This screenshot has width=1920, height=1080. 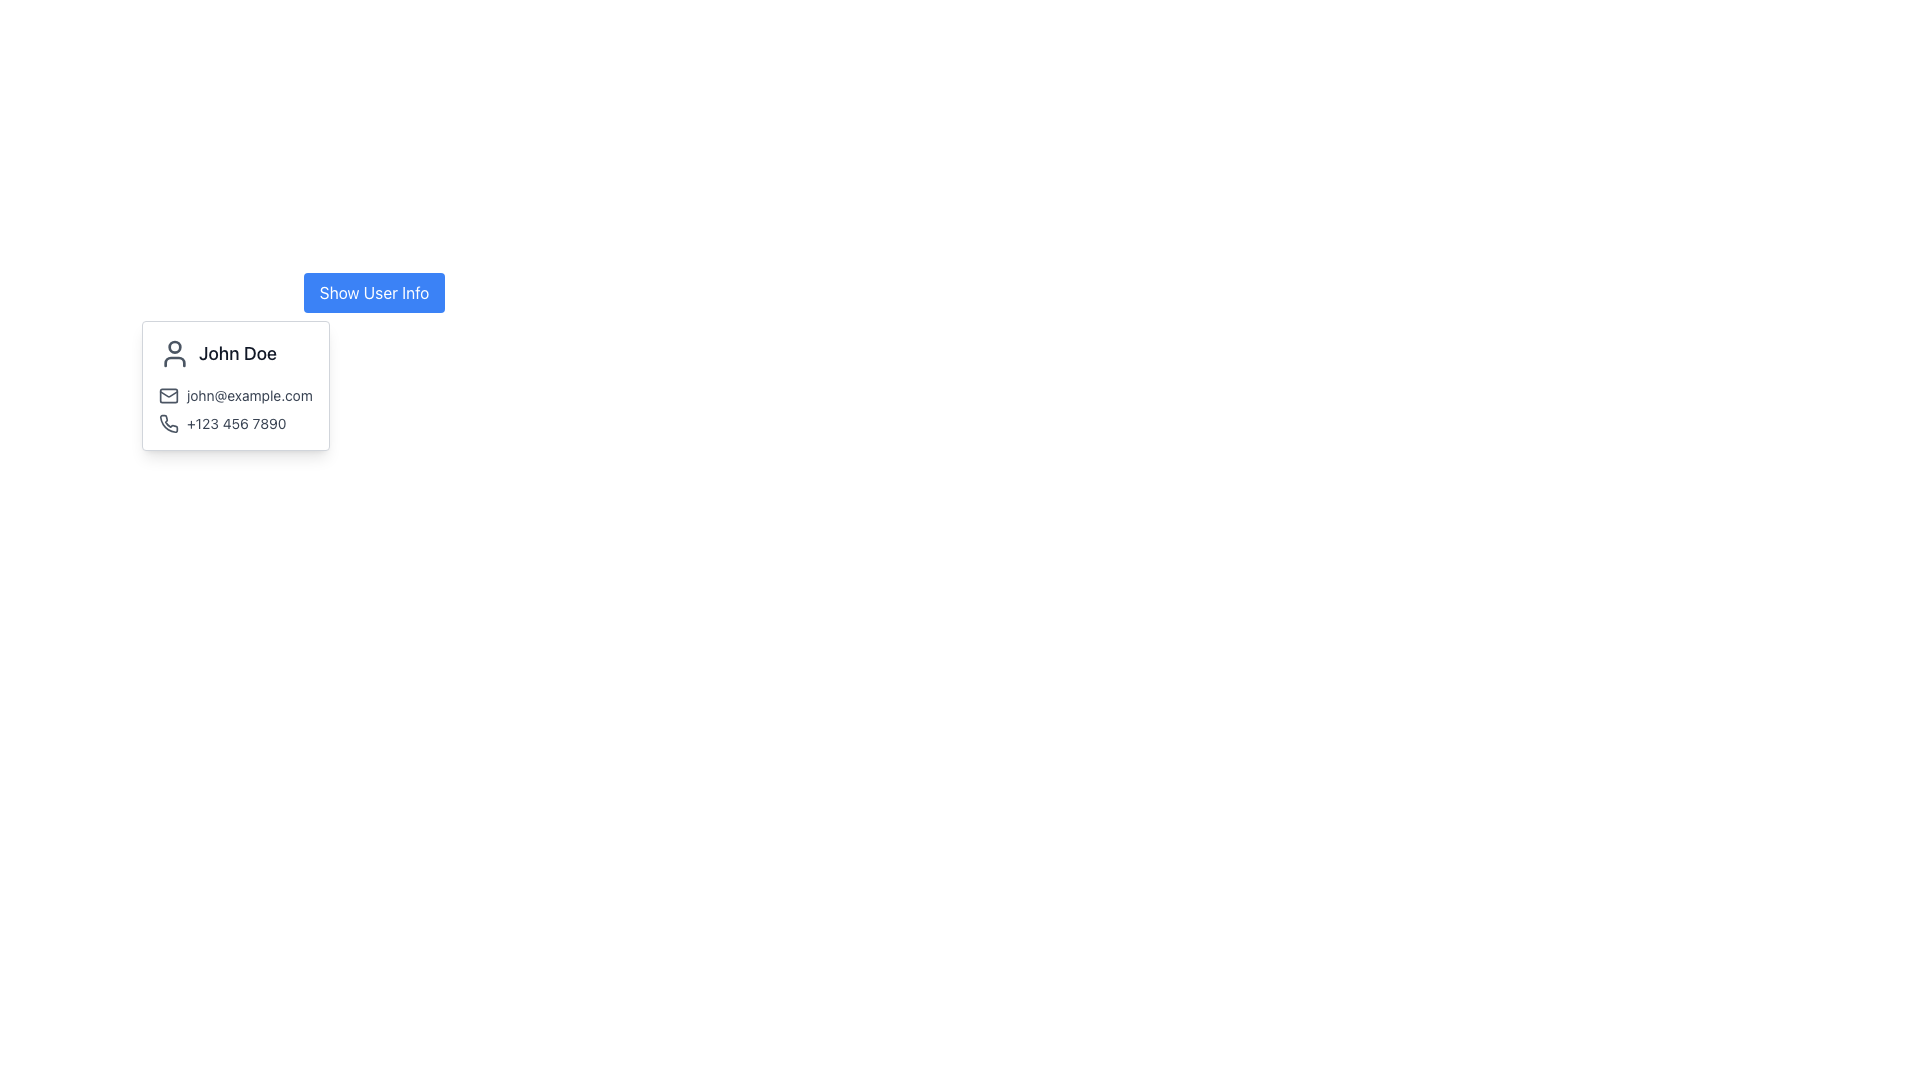 What do you see at coordinates (235, 396) in the screenshot?
I see `the email address 'john@example.com' with the envelope icon in the contact card for John Doe` at bounding box center [235, 396].